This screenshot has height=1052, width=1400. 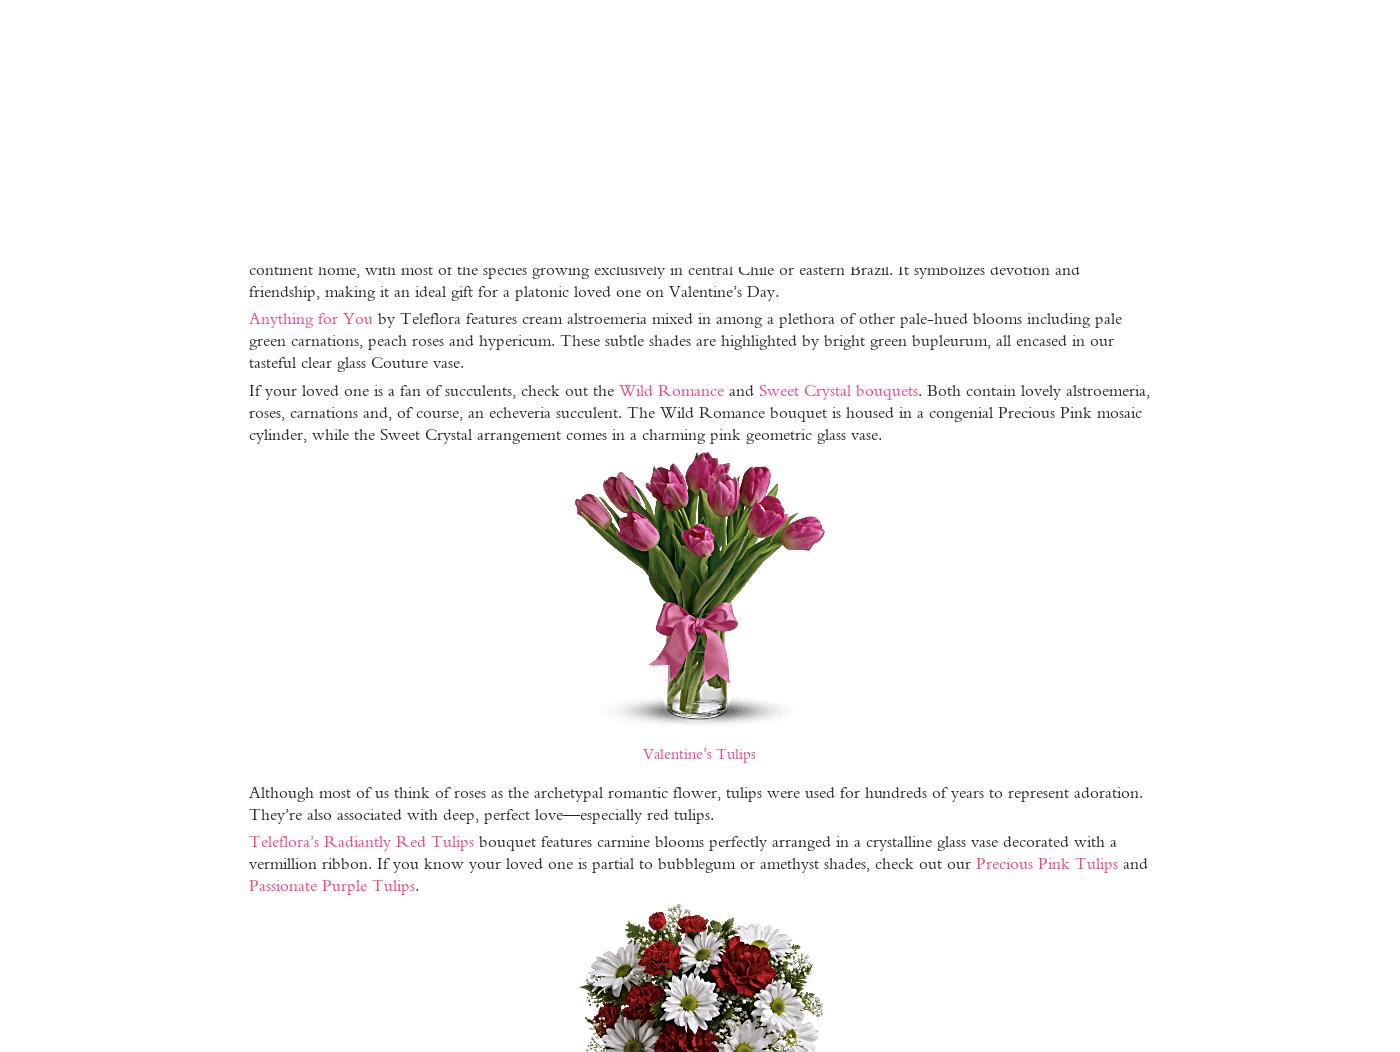 I want to click on 'Valentine’s Tulips', so click(x=699, y=752).